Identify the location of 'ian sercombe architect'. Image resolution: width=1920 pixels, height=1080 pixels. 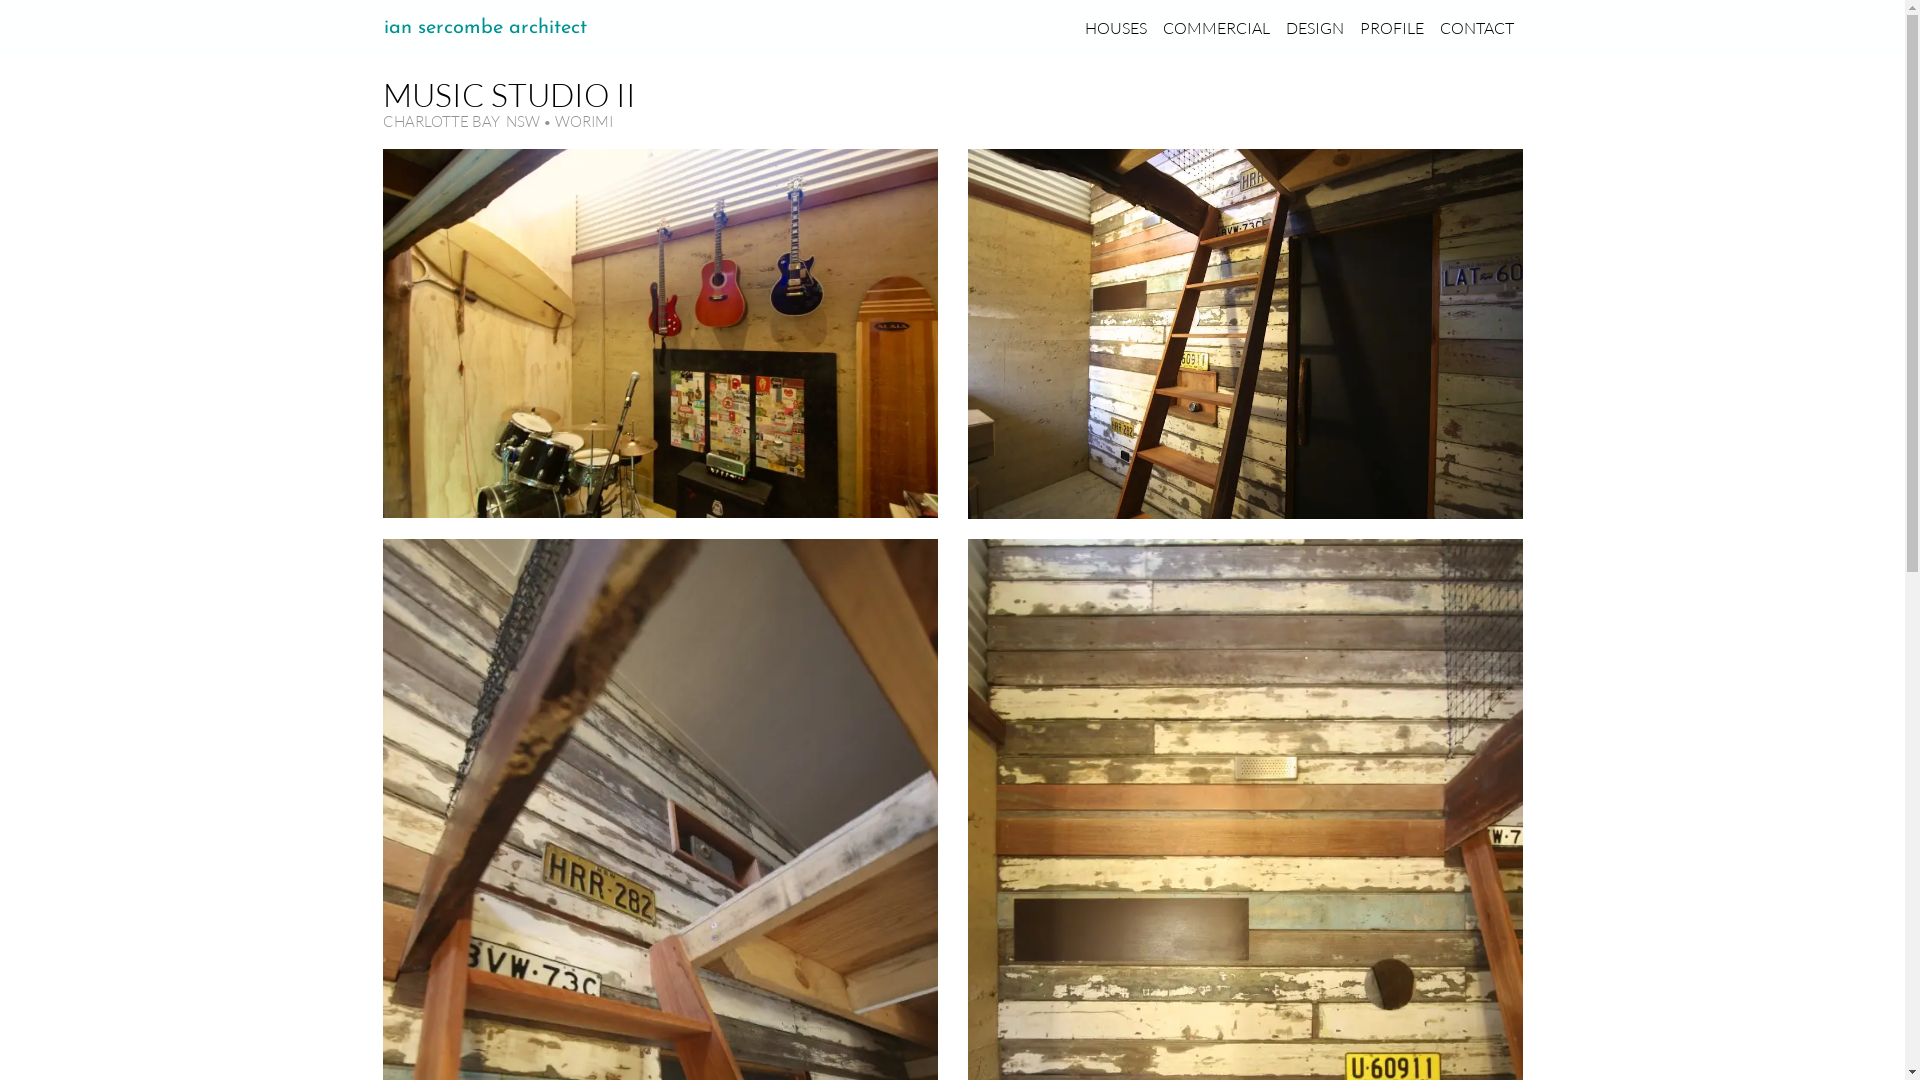
(485, 27).